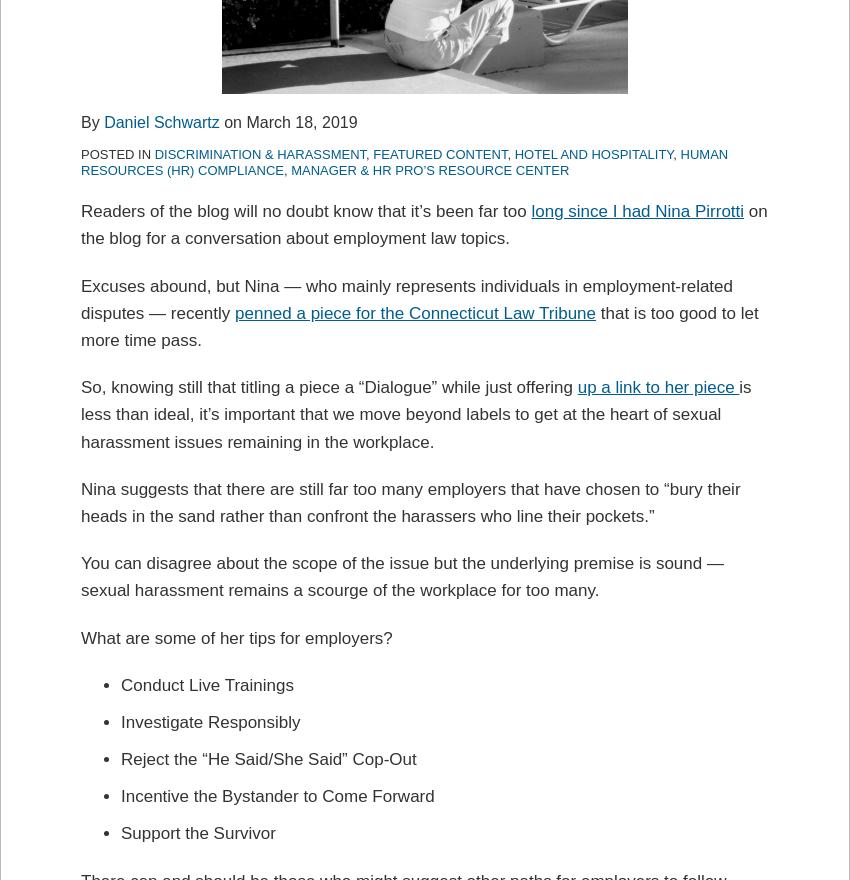 The height and width of the screenshot is (880, 850). Describe the element at coordinates (329, 386) in the screenshot. I see `'So, knowing still that titling a piece a “Dialogue” while just offering'` at that location.